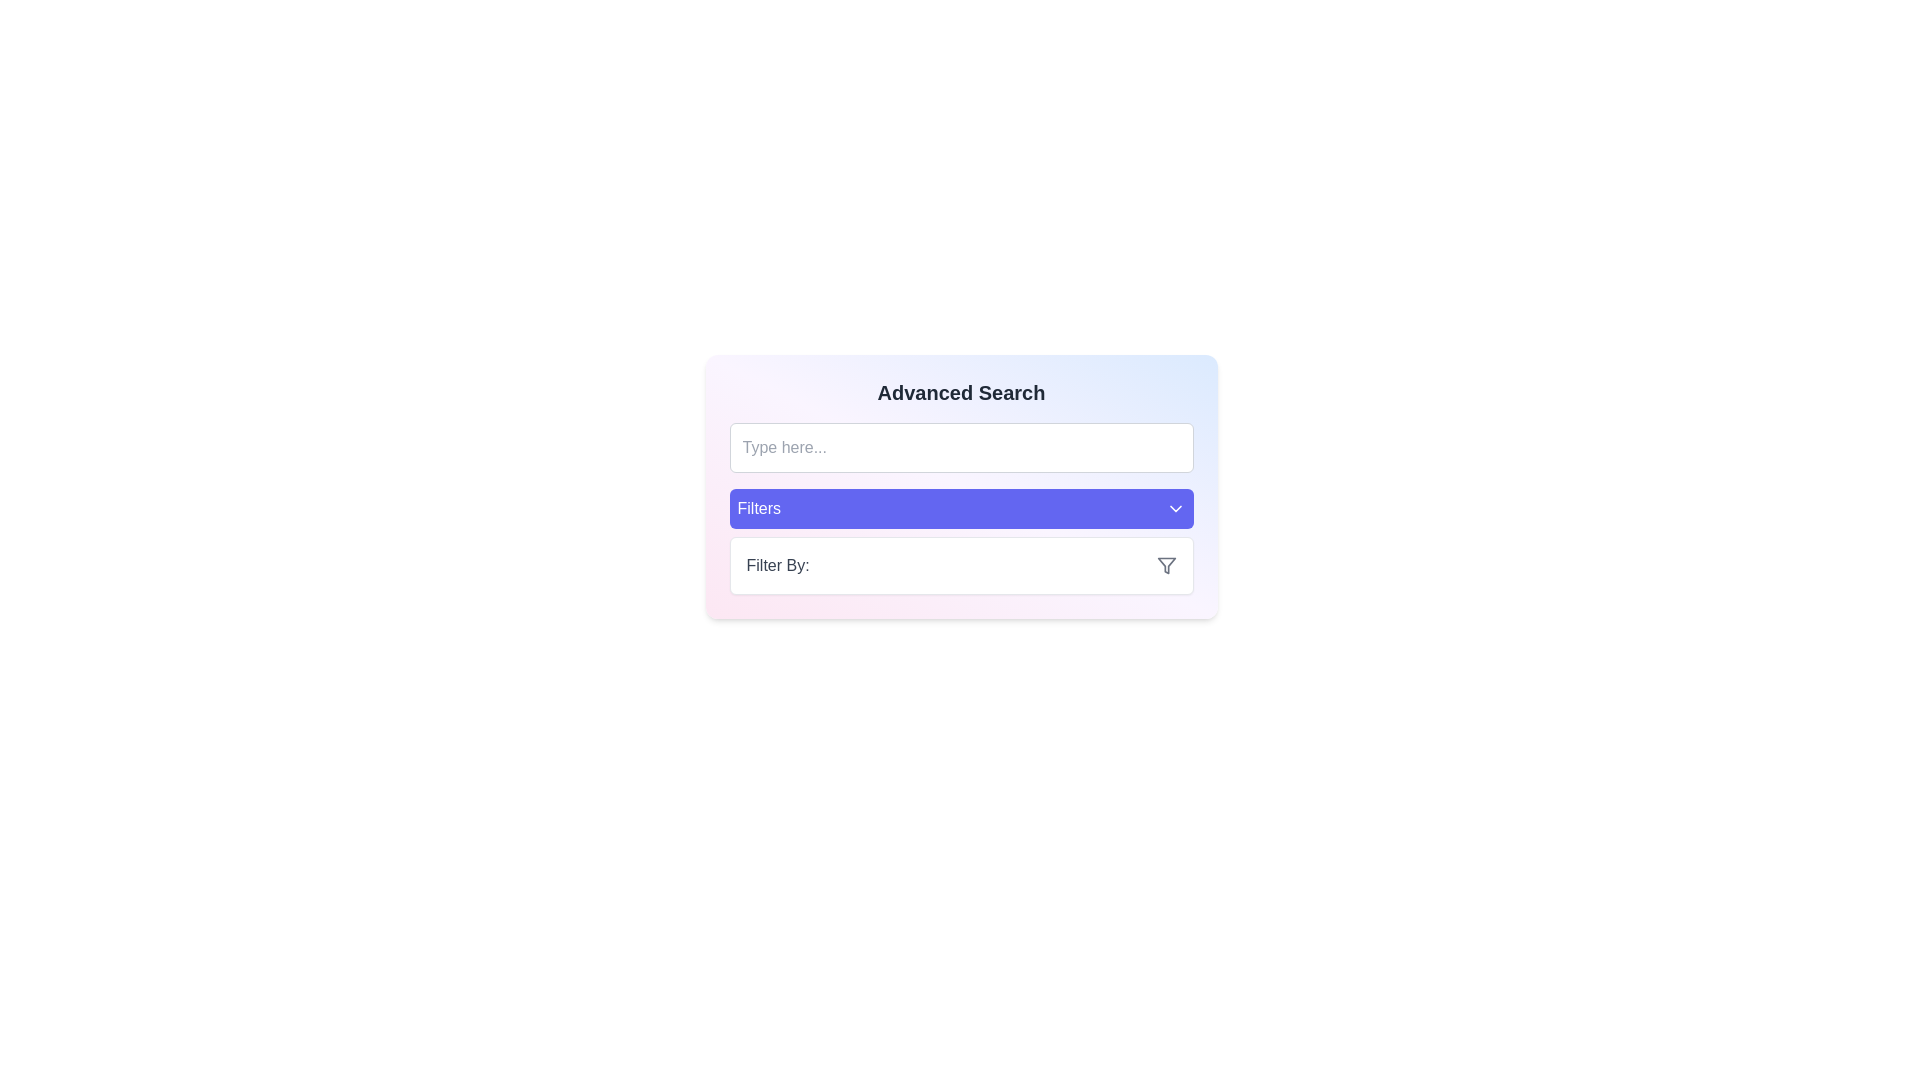 This screenshot has height=1080, width=1920. What do you see at coordinates (1166, 566) in the screenshot?
I see `the gray filter-shaped icon resembling an inverted triangle located to the far right of the 'Filter By:' text` at bounding box center [1166, 566].